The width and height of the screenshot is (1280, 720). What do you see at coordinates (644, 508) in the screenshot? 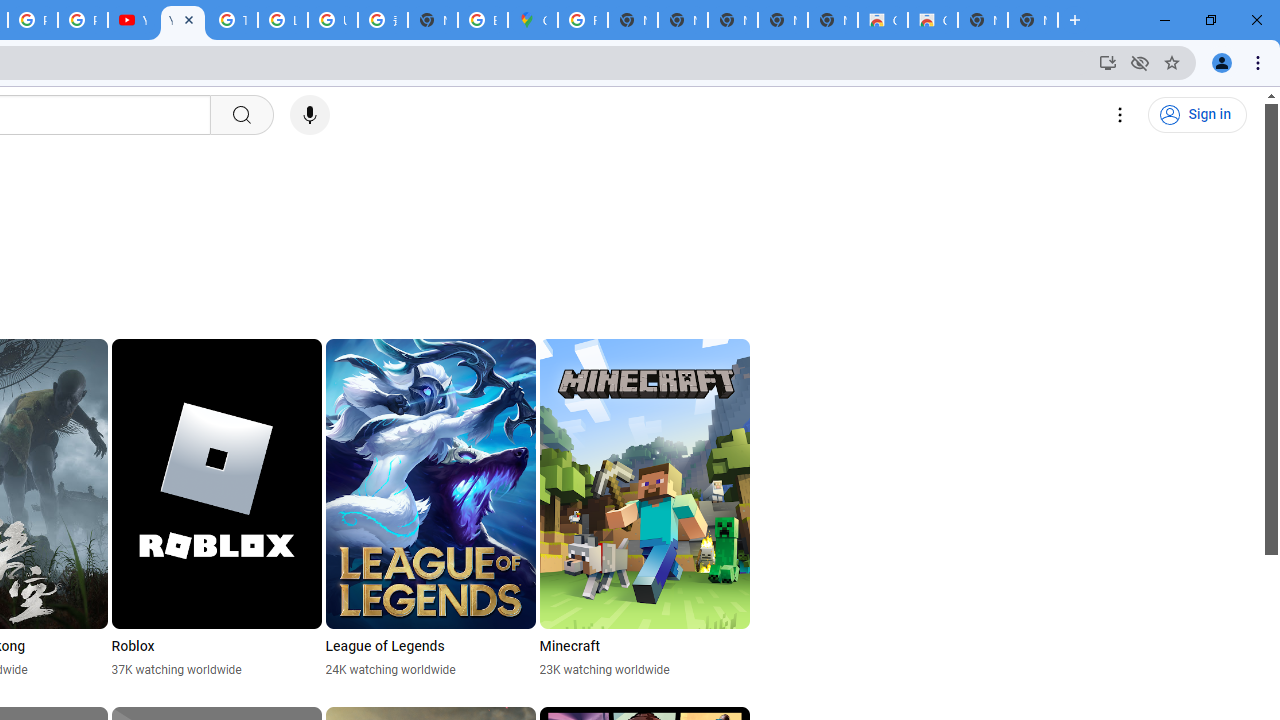
I see `'Minecraft 23K watching worldwide'` at bounding box center [644, 508].